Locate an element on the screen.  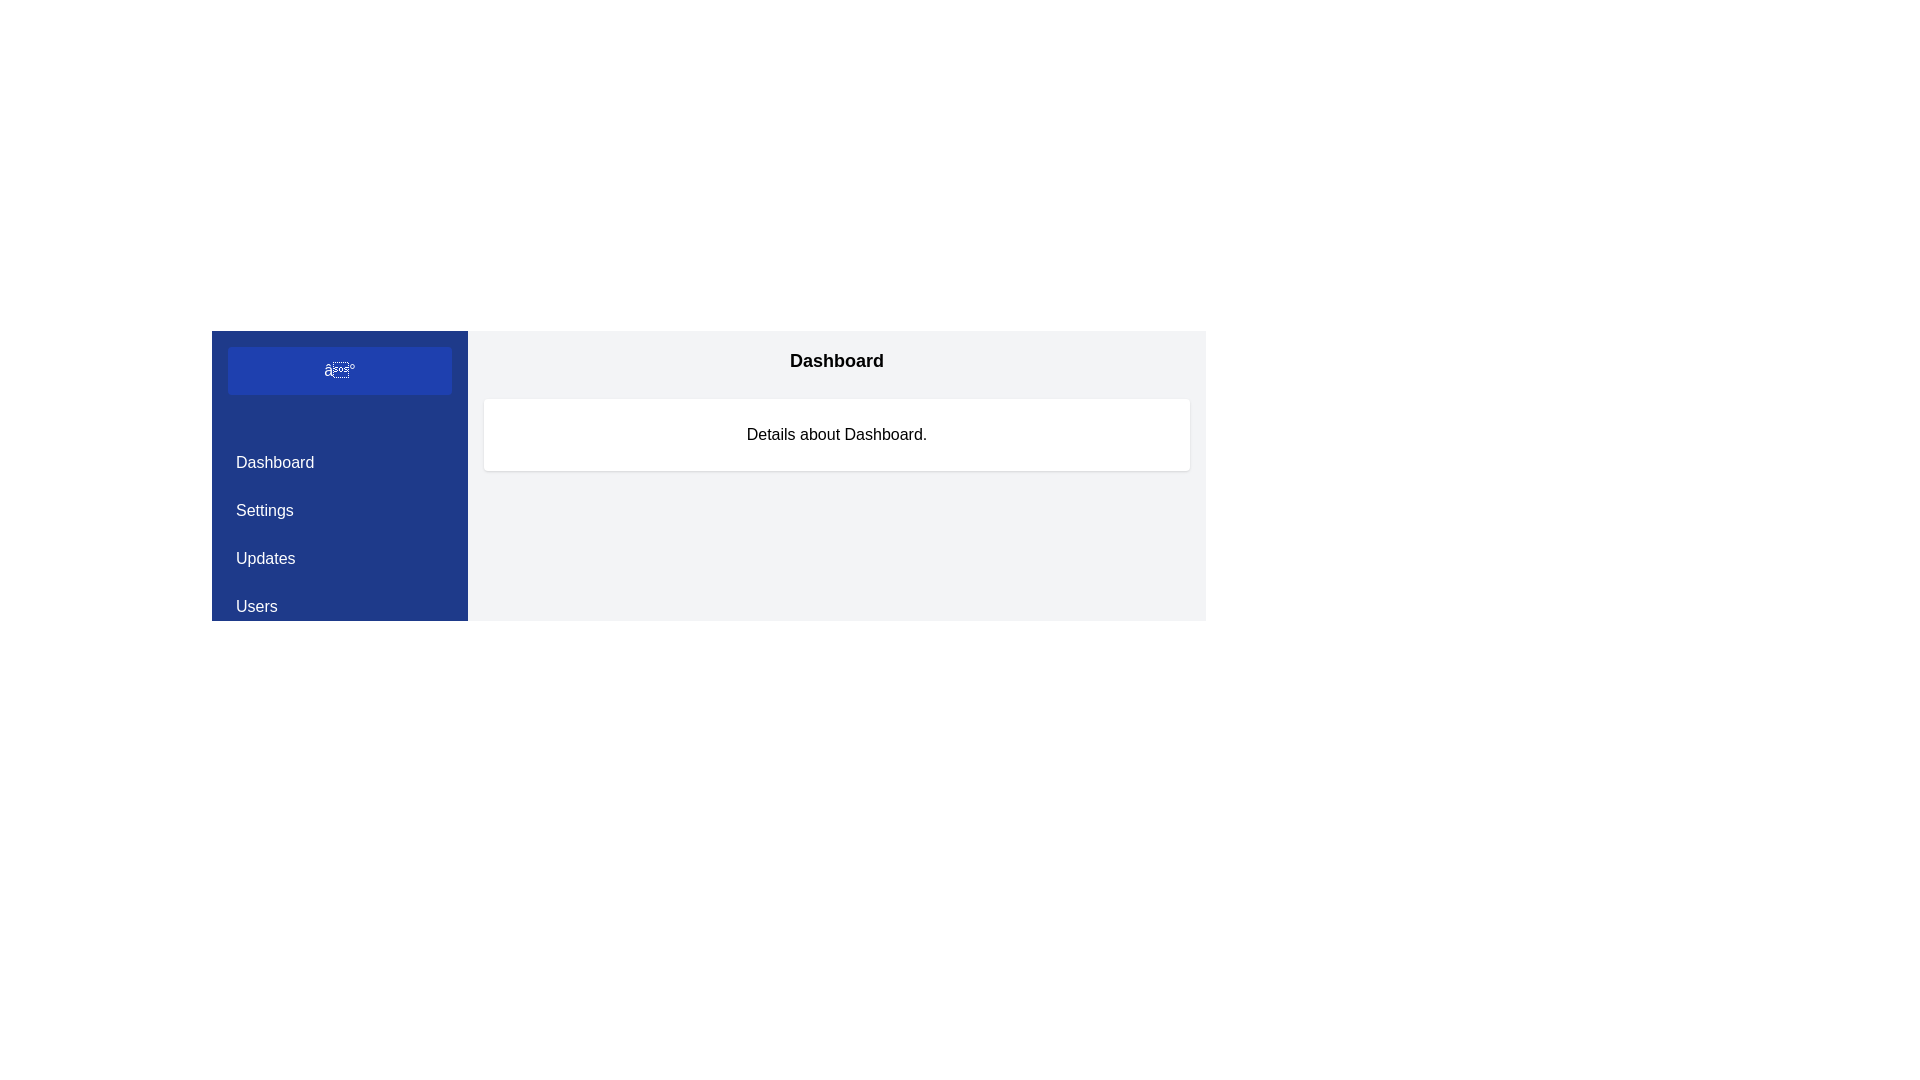
the 'Dashboard' navigation link located in the sidebar menu, which is the first item above the 'Settings' option is located at coordinates (340, 462).